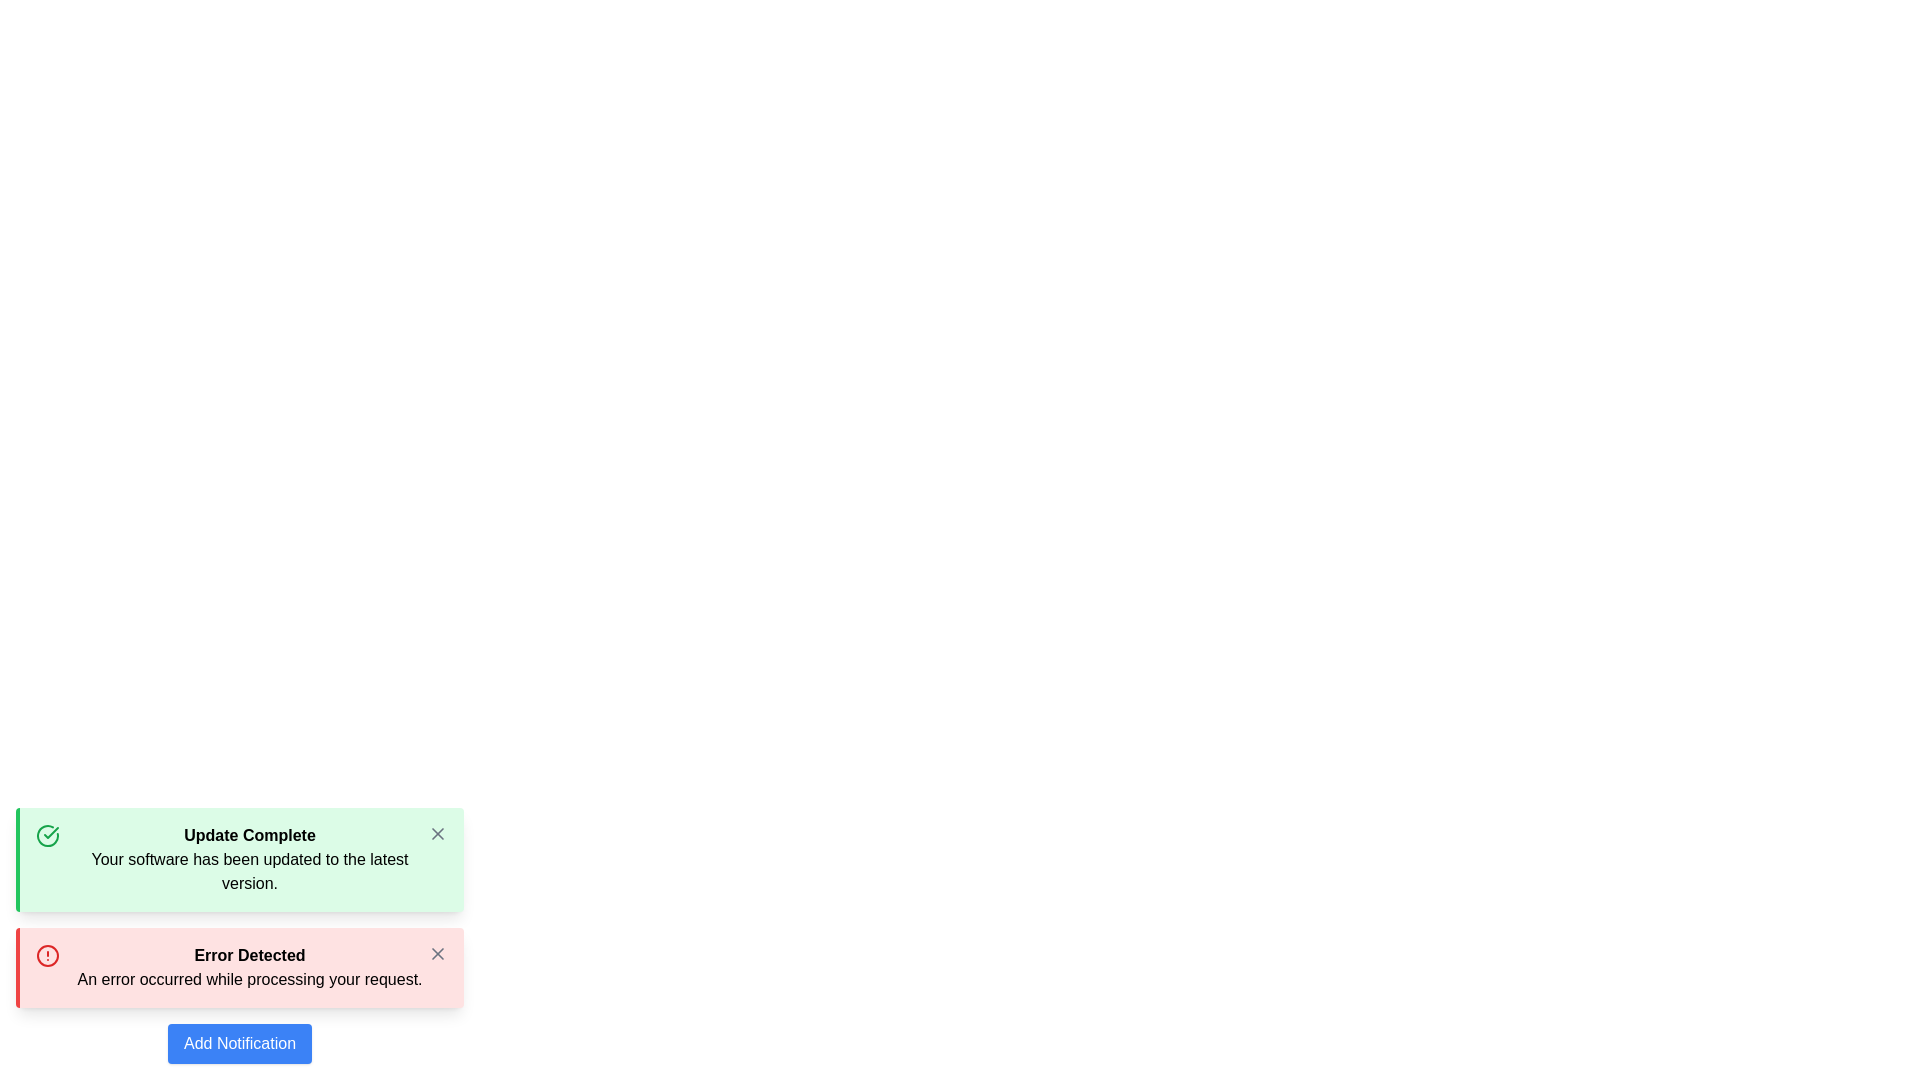 The height and width of the screenshot is (1080, 1920). I want to click on the textual notification displaying the message 'Your software has been updated to the latest version.' which is located below the heading 'Update Complete' in a notification card with a light green background, so click(248, 870).